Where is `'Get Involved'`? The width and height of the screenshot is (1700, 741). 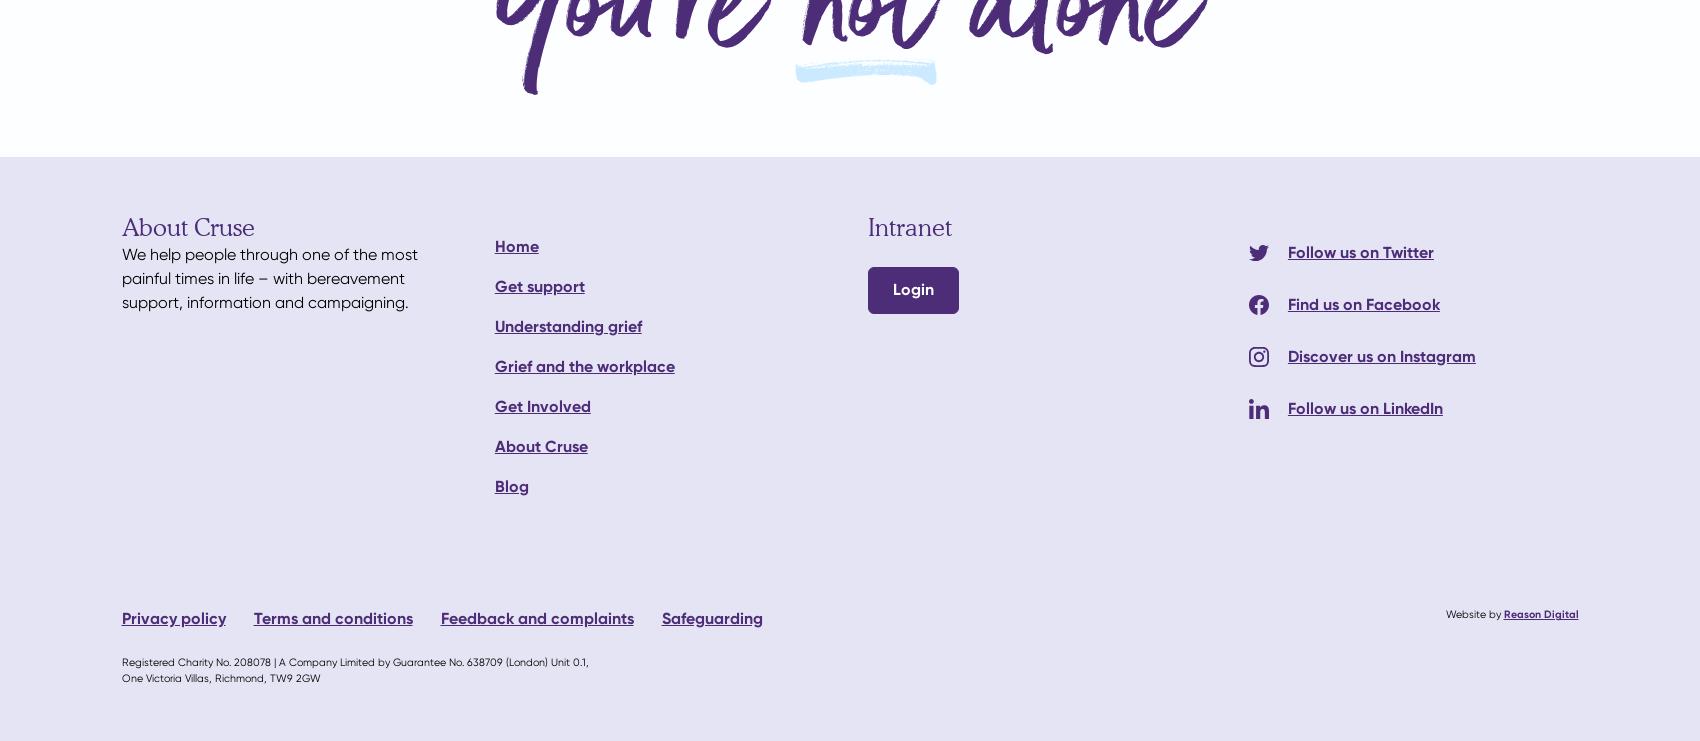 'Get Involved' is located at coordinates (540, 405).